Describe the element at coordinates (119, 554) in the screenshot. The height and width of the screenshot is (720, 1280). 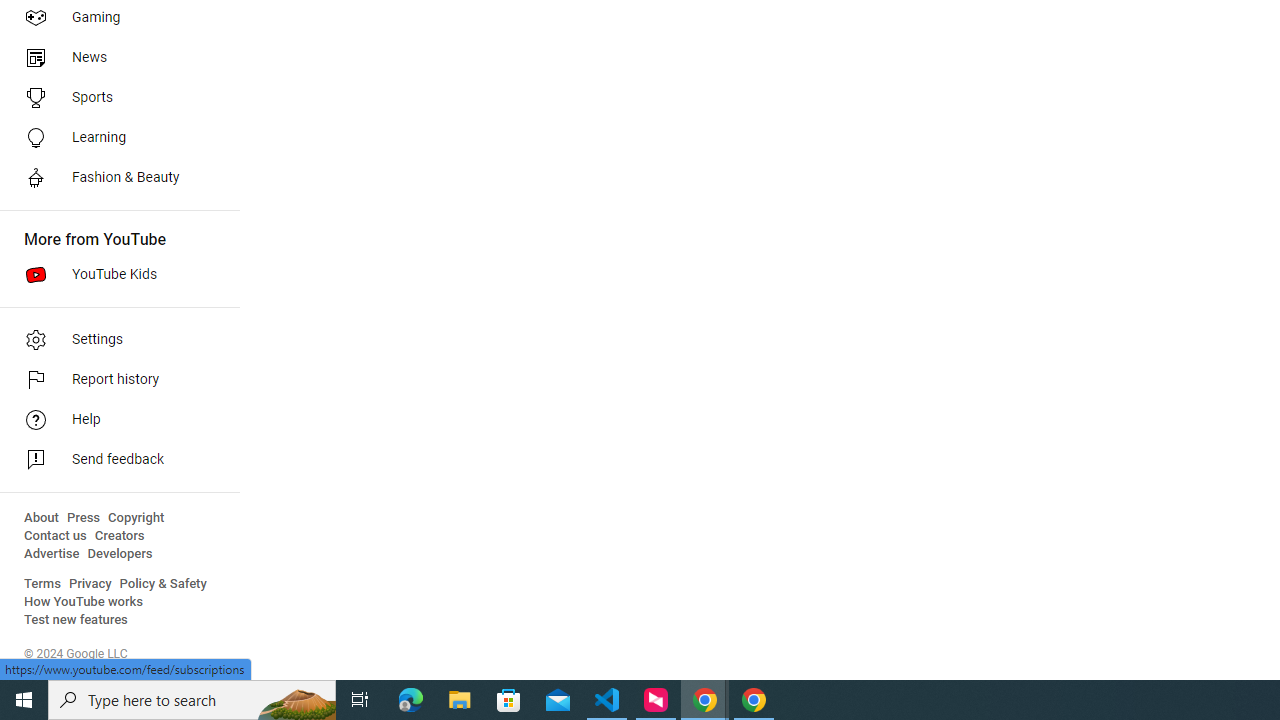
I see `'Developers'` at that location.